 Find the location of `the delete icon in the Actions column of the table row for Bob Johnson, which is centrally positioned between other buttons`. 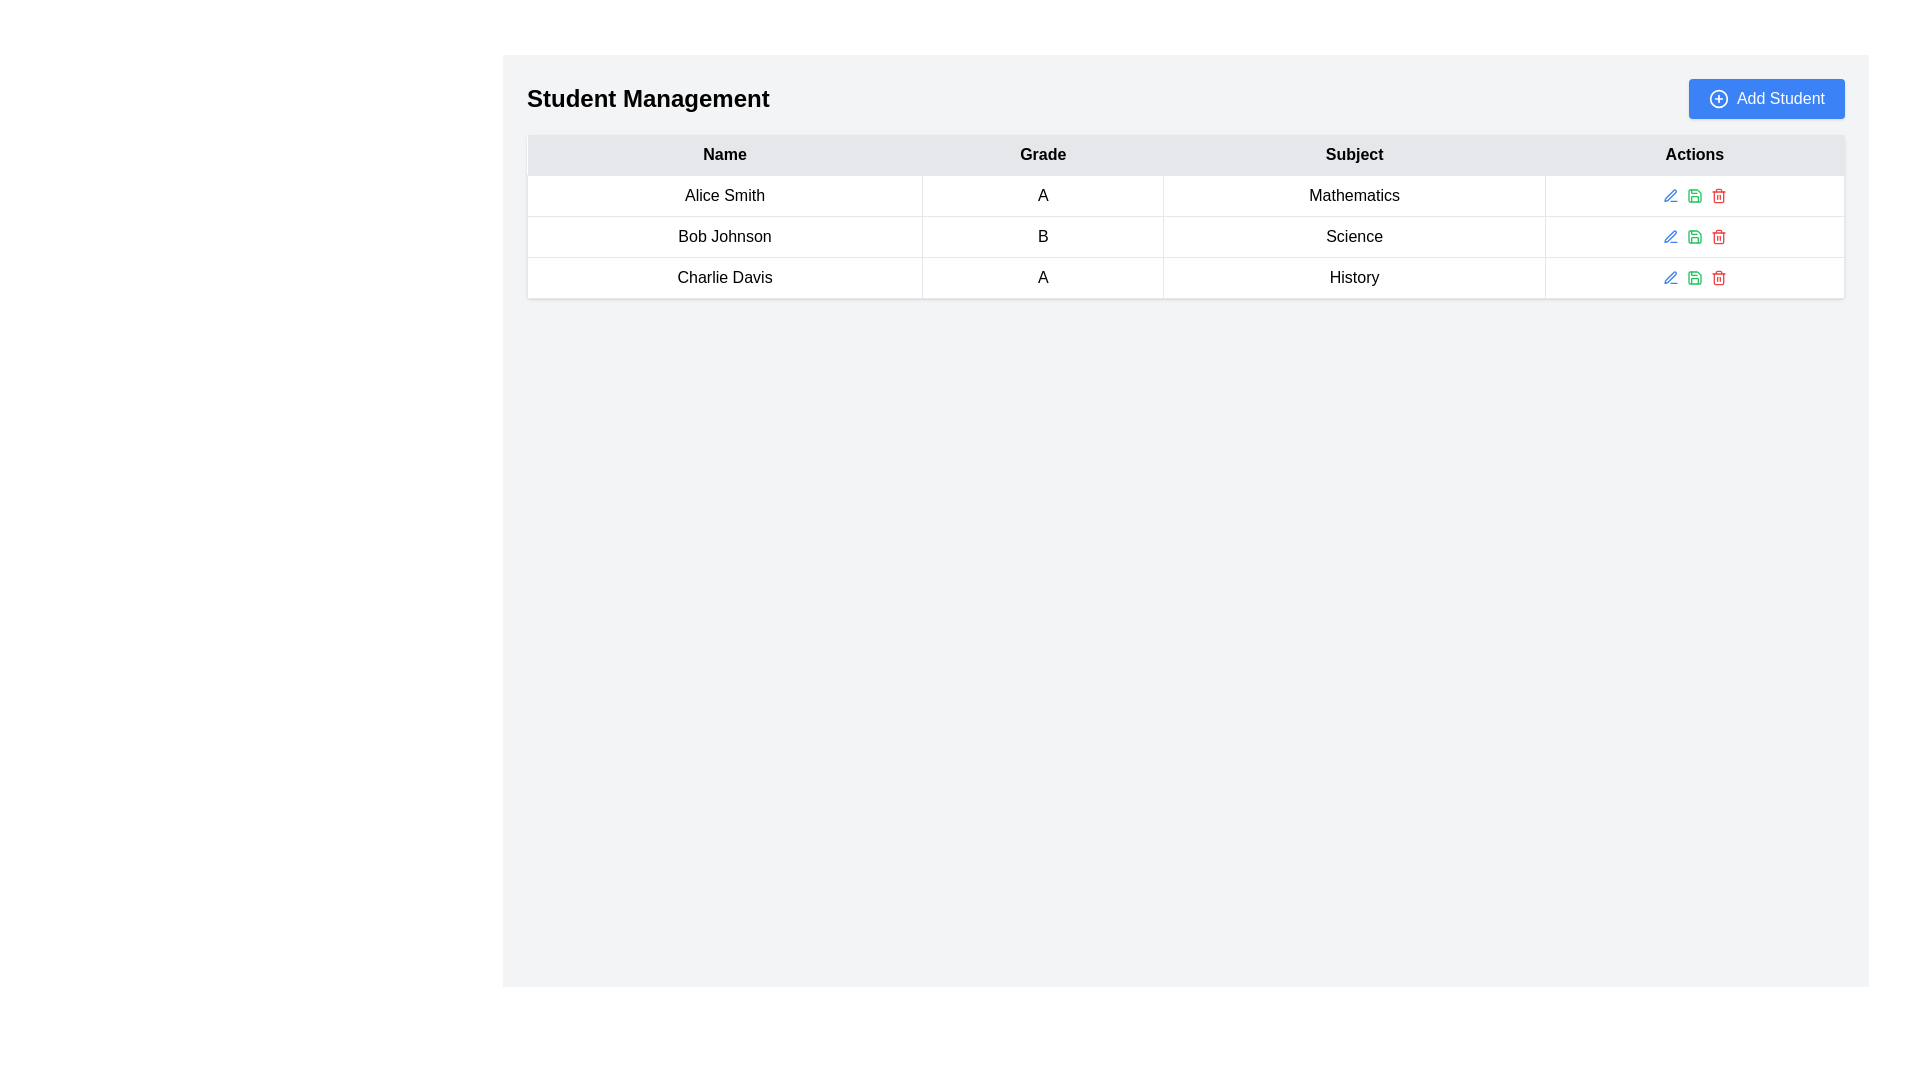

the delete icon in the Actions column of the table row for Bob Johnson, which is centrally positioned between other buttons is located at coordinates (1693, 235).